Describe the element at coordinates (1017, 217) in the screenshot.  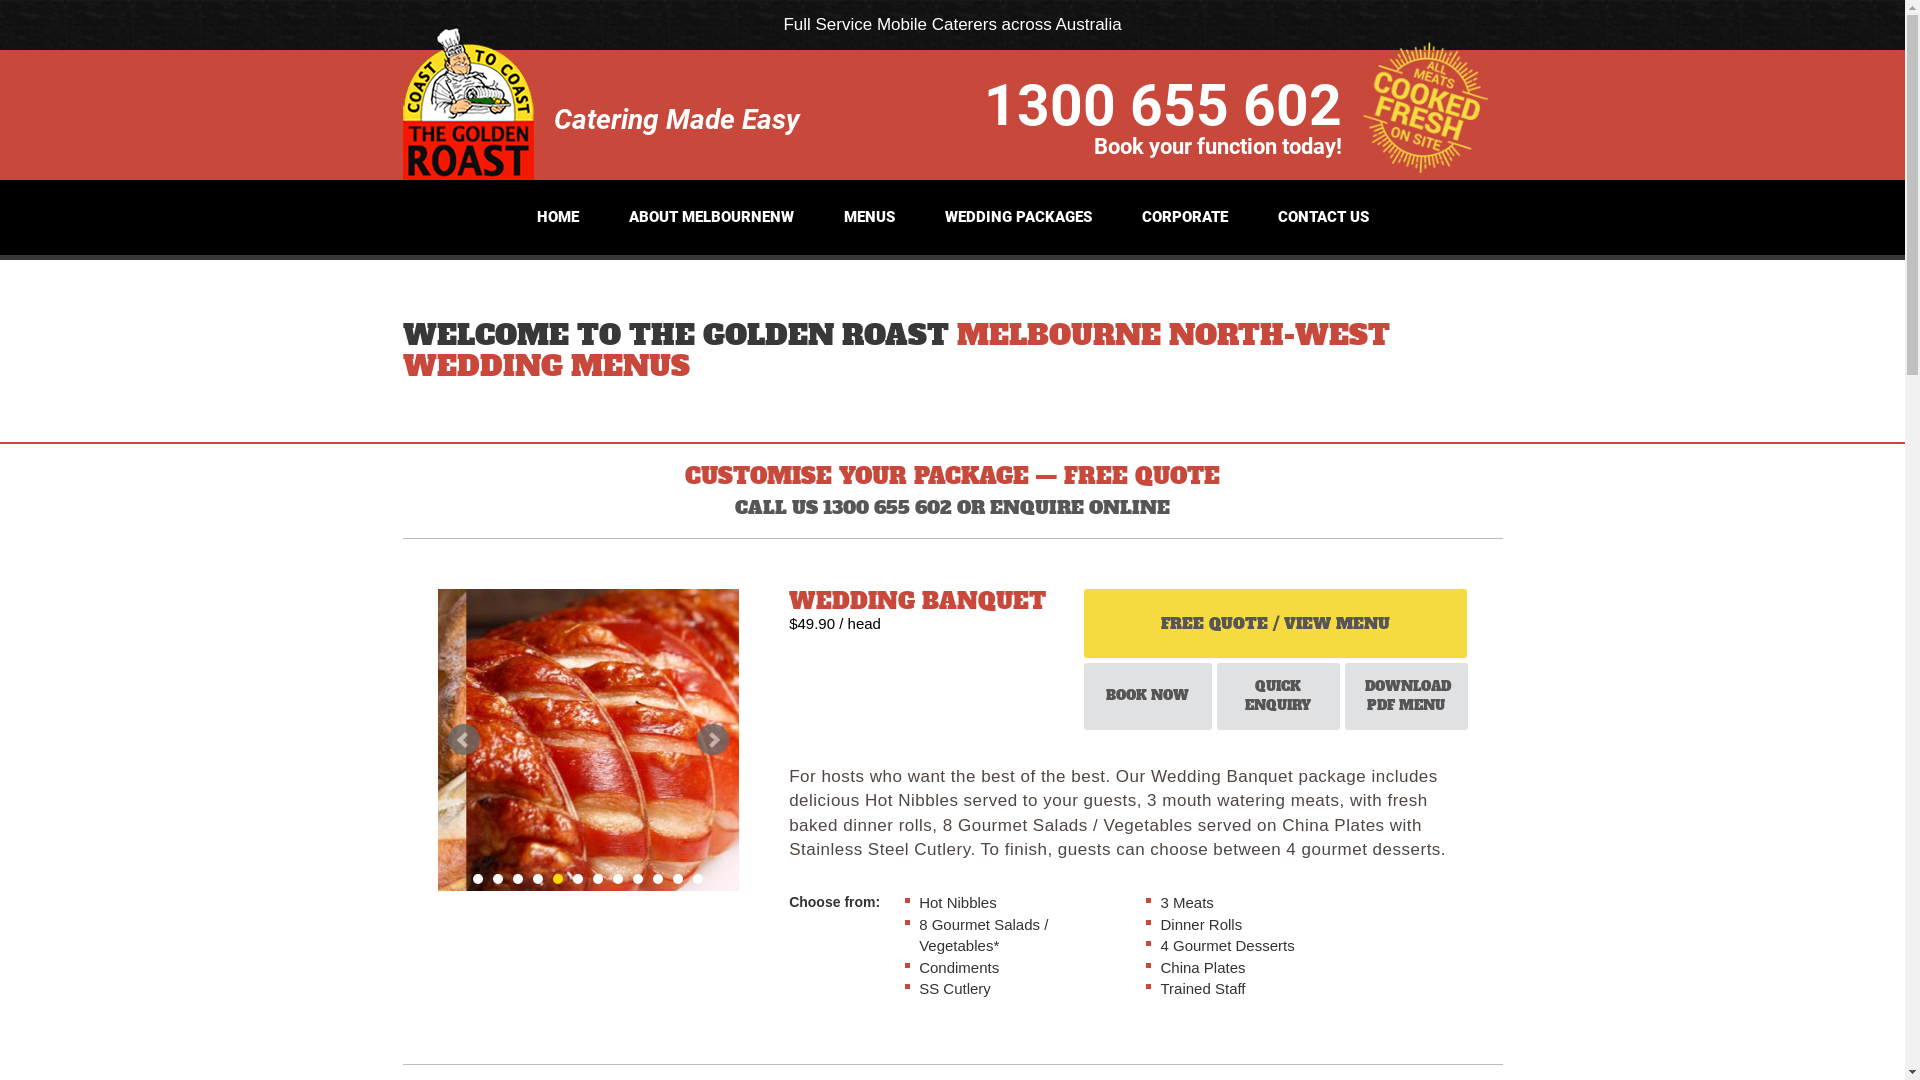
I see `'WEDDING PACKAGES'` at that location.